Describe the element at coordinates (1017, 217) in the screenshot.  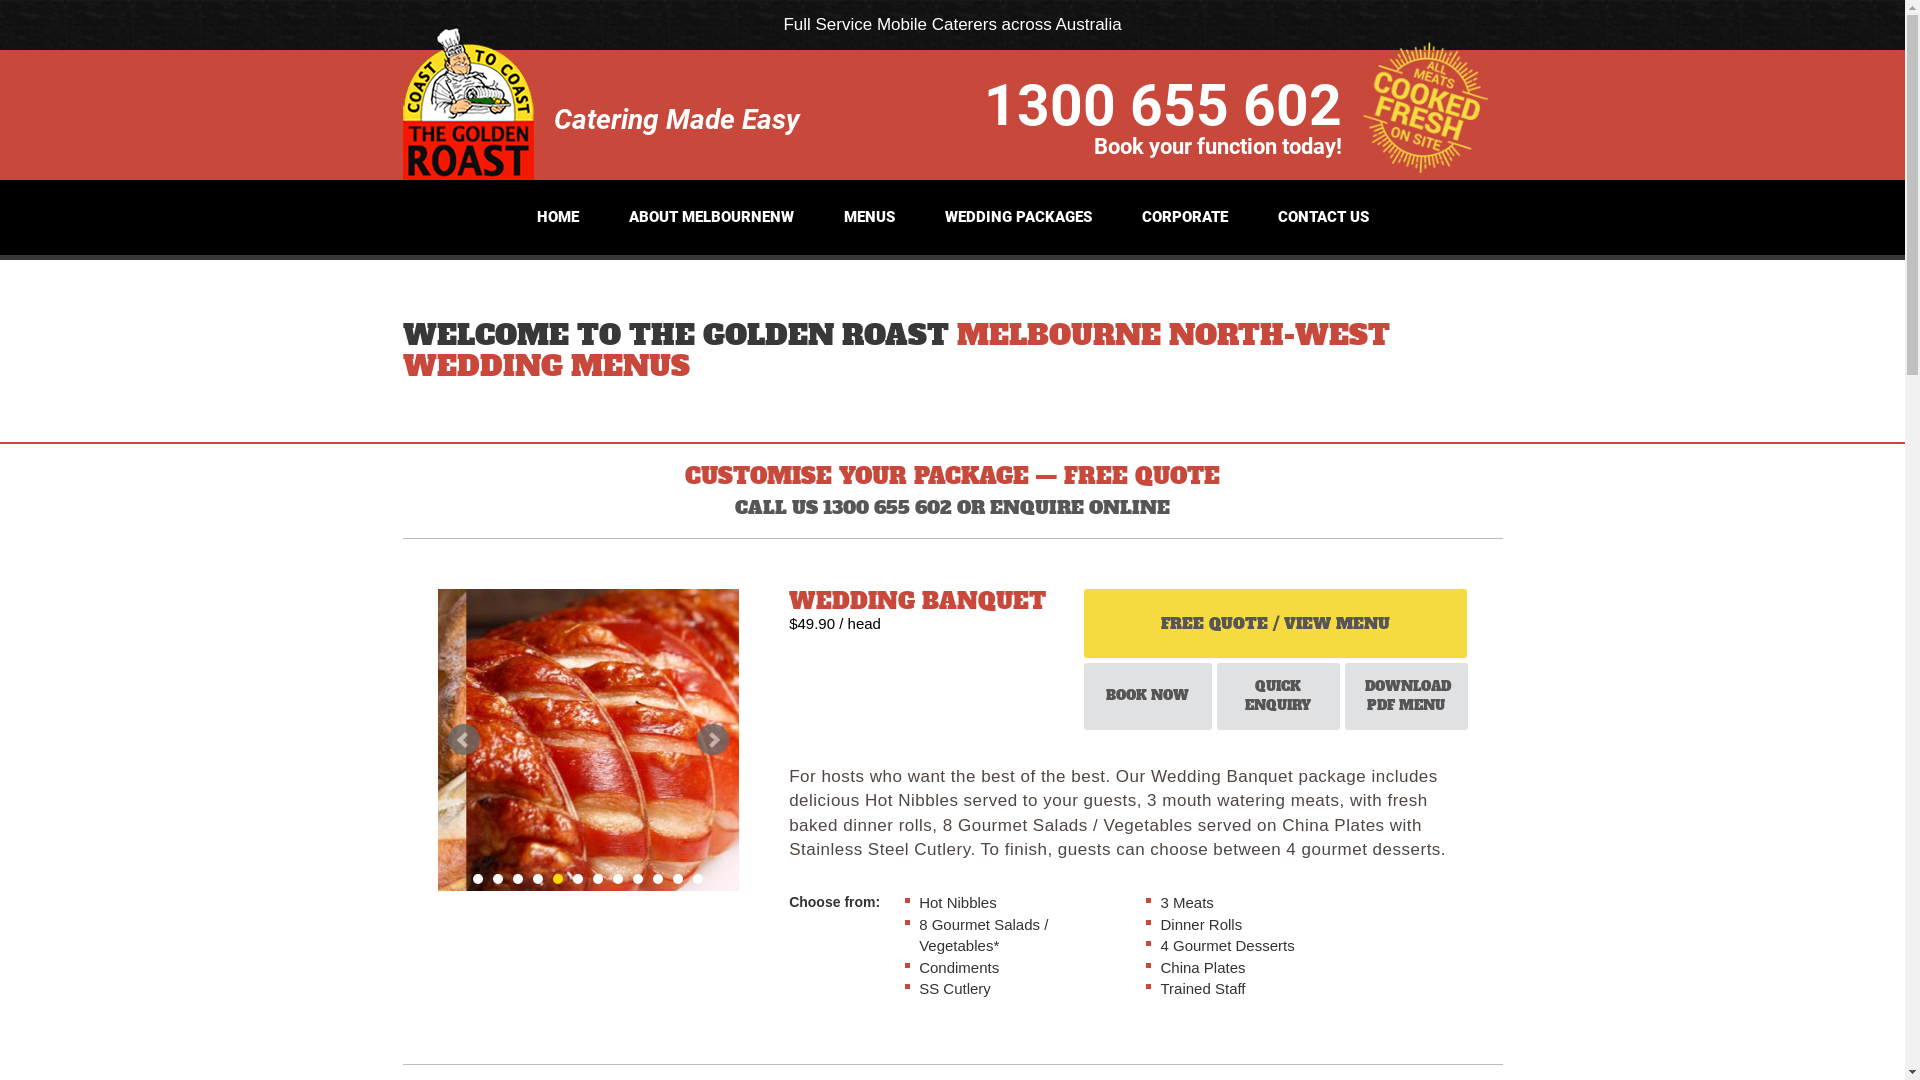
I see `'WEDDING PACKAGES'` at that location.